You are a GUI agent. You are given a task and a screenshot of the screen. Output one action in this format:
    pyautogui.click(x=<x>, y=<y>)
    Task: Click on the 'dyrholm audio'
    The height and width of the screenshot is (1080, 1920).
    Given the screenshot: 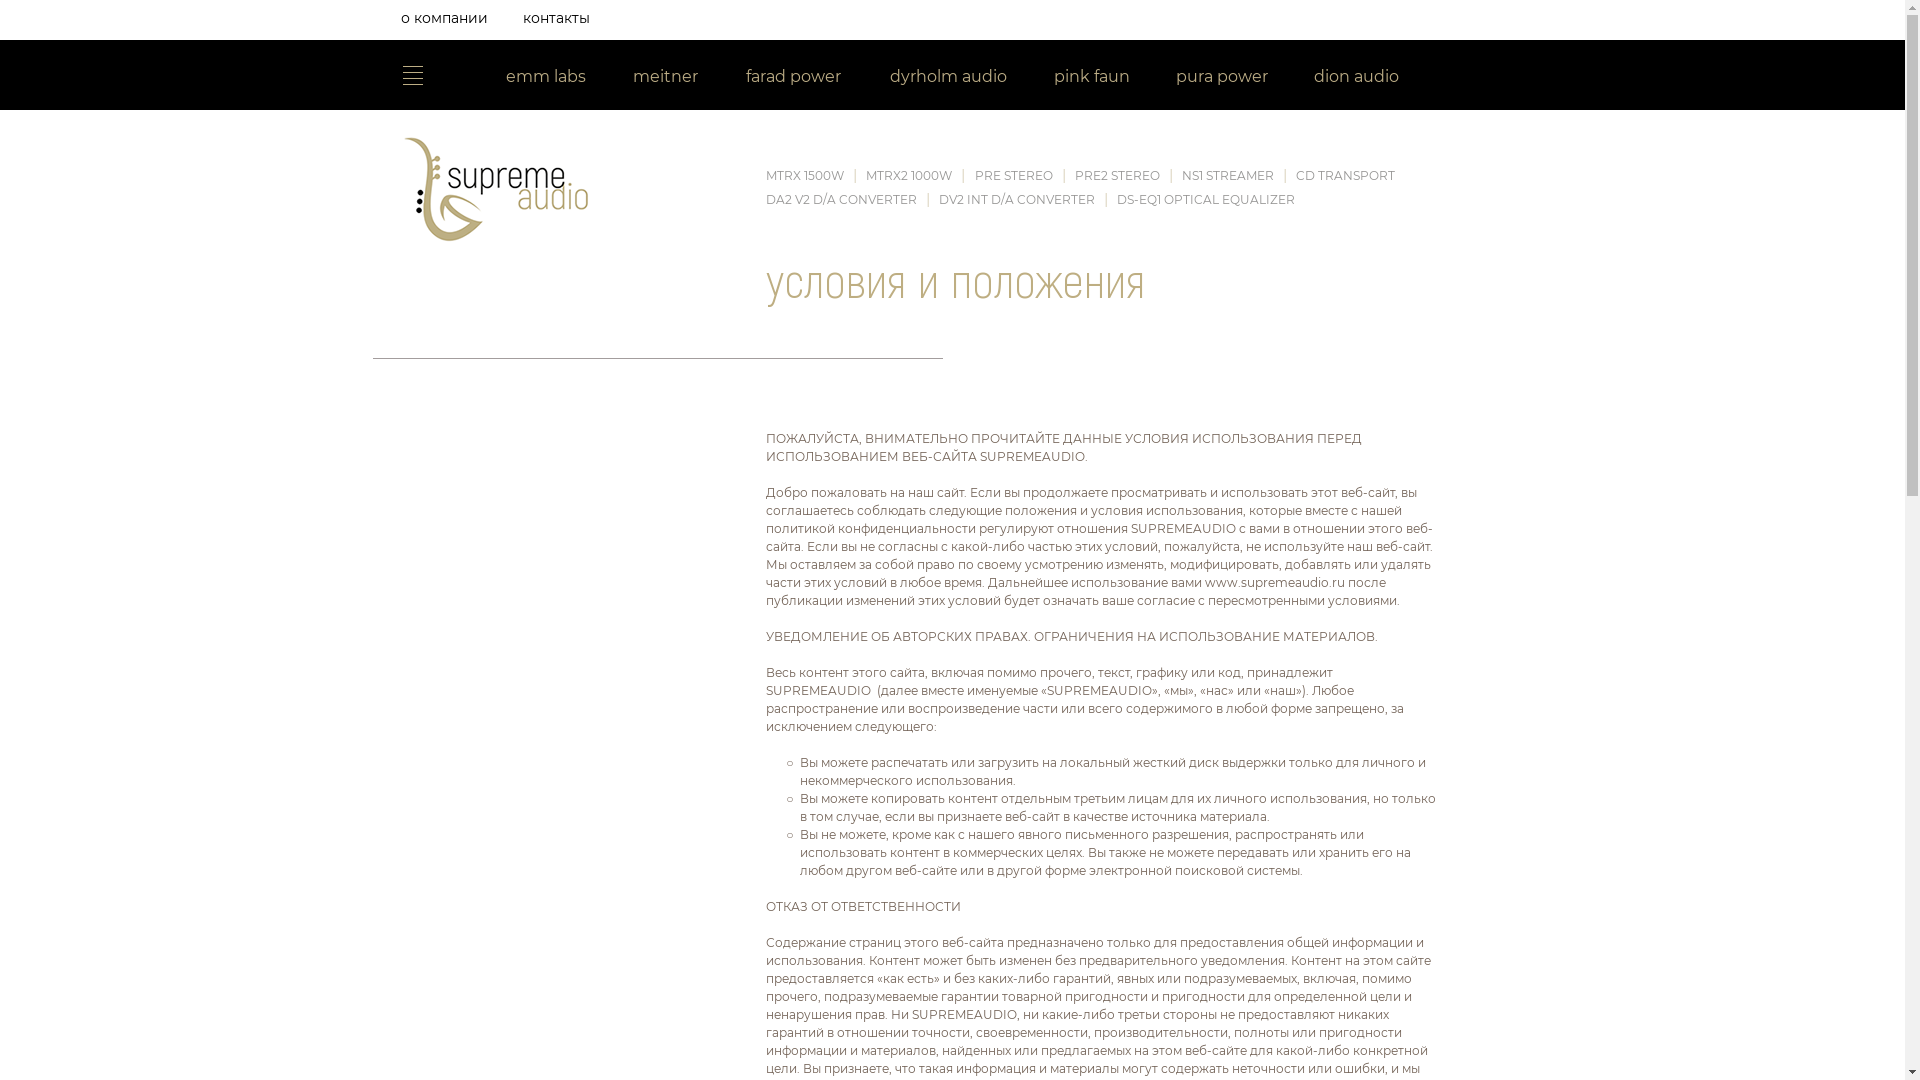 What is the action you would take?
    pyautogui.click(x=947, y=77)
    